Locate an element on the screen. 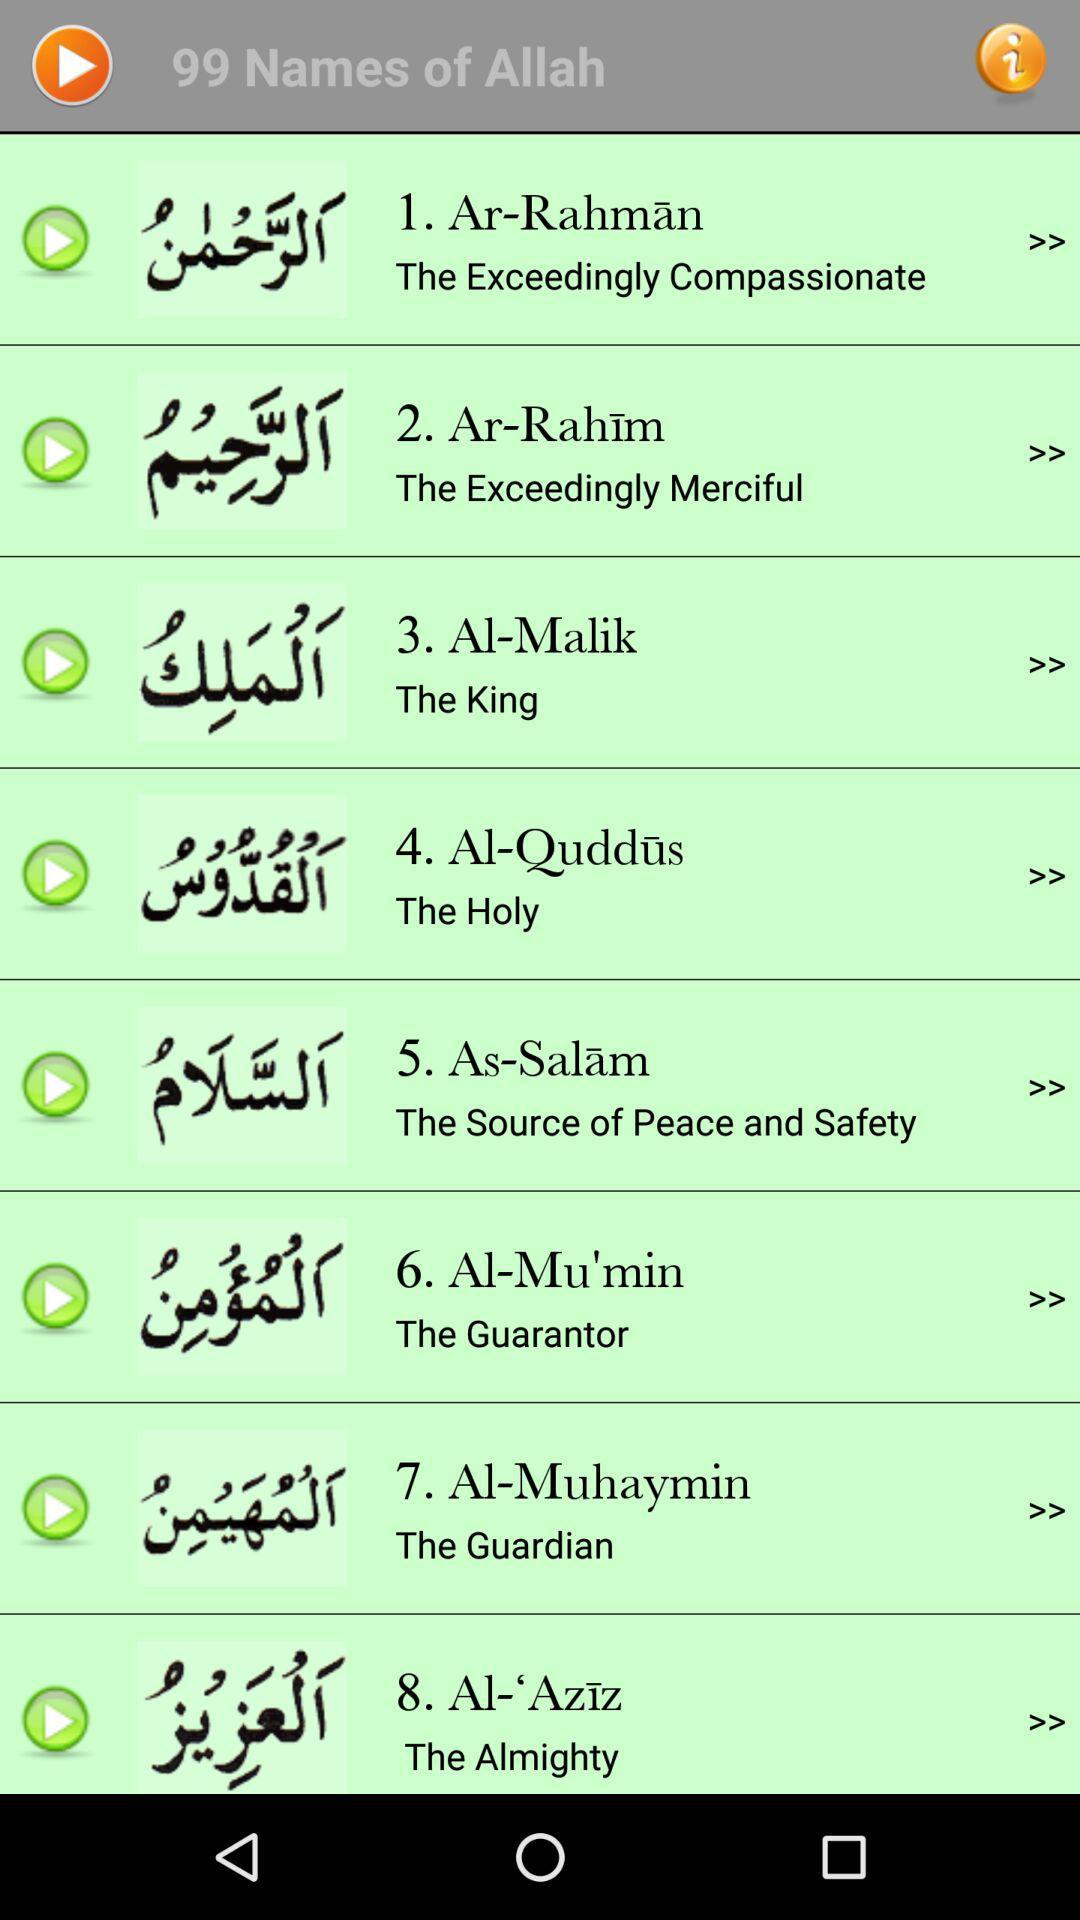 This screenshot has height=1920, width=1080. icon above >> item is located at coordinates (1045, 239).